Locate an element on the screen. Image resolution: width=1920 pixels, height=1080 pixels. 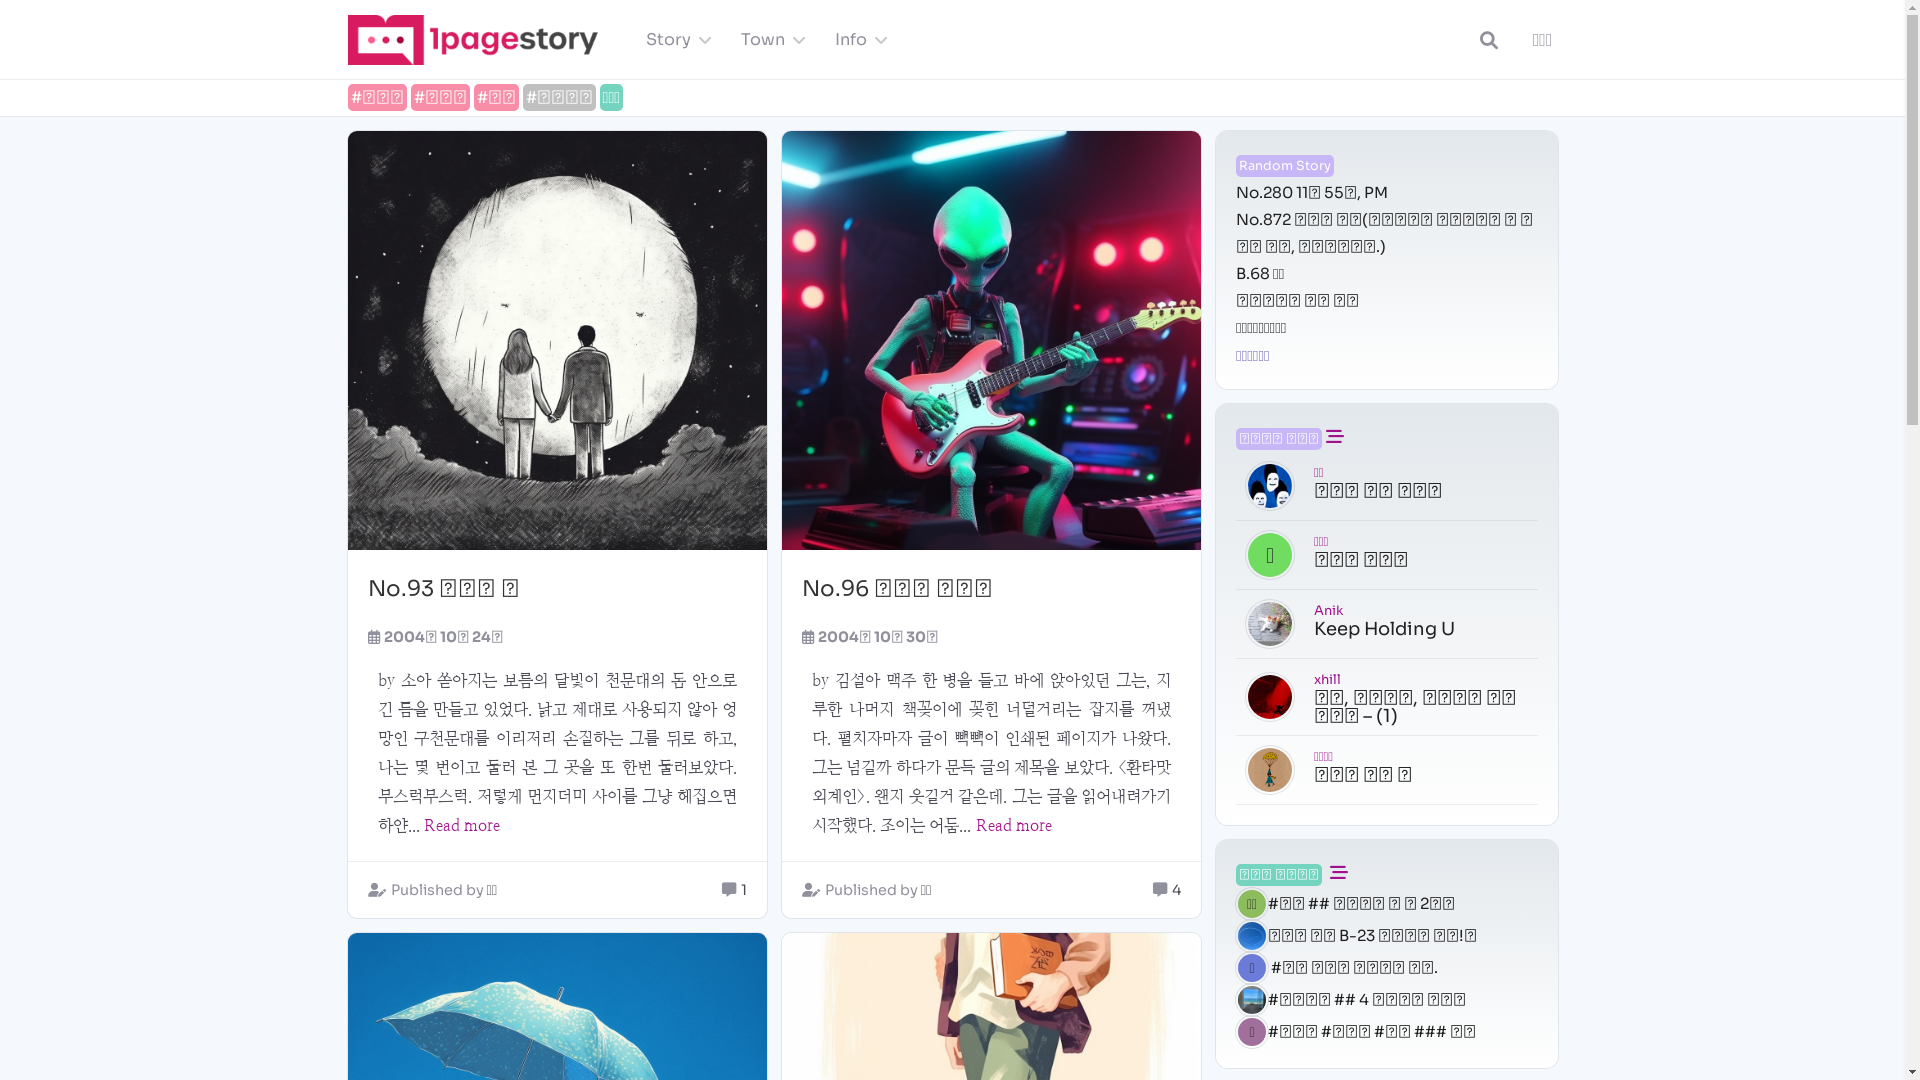
'1' is located at coordinates (743, 889).